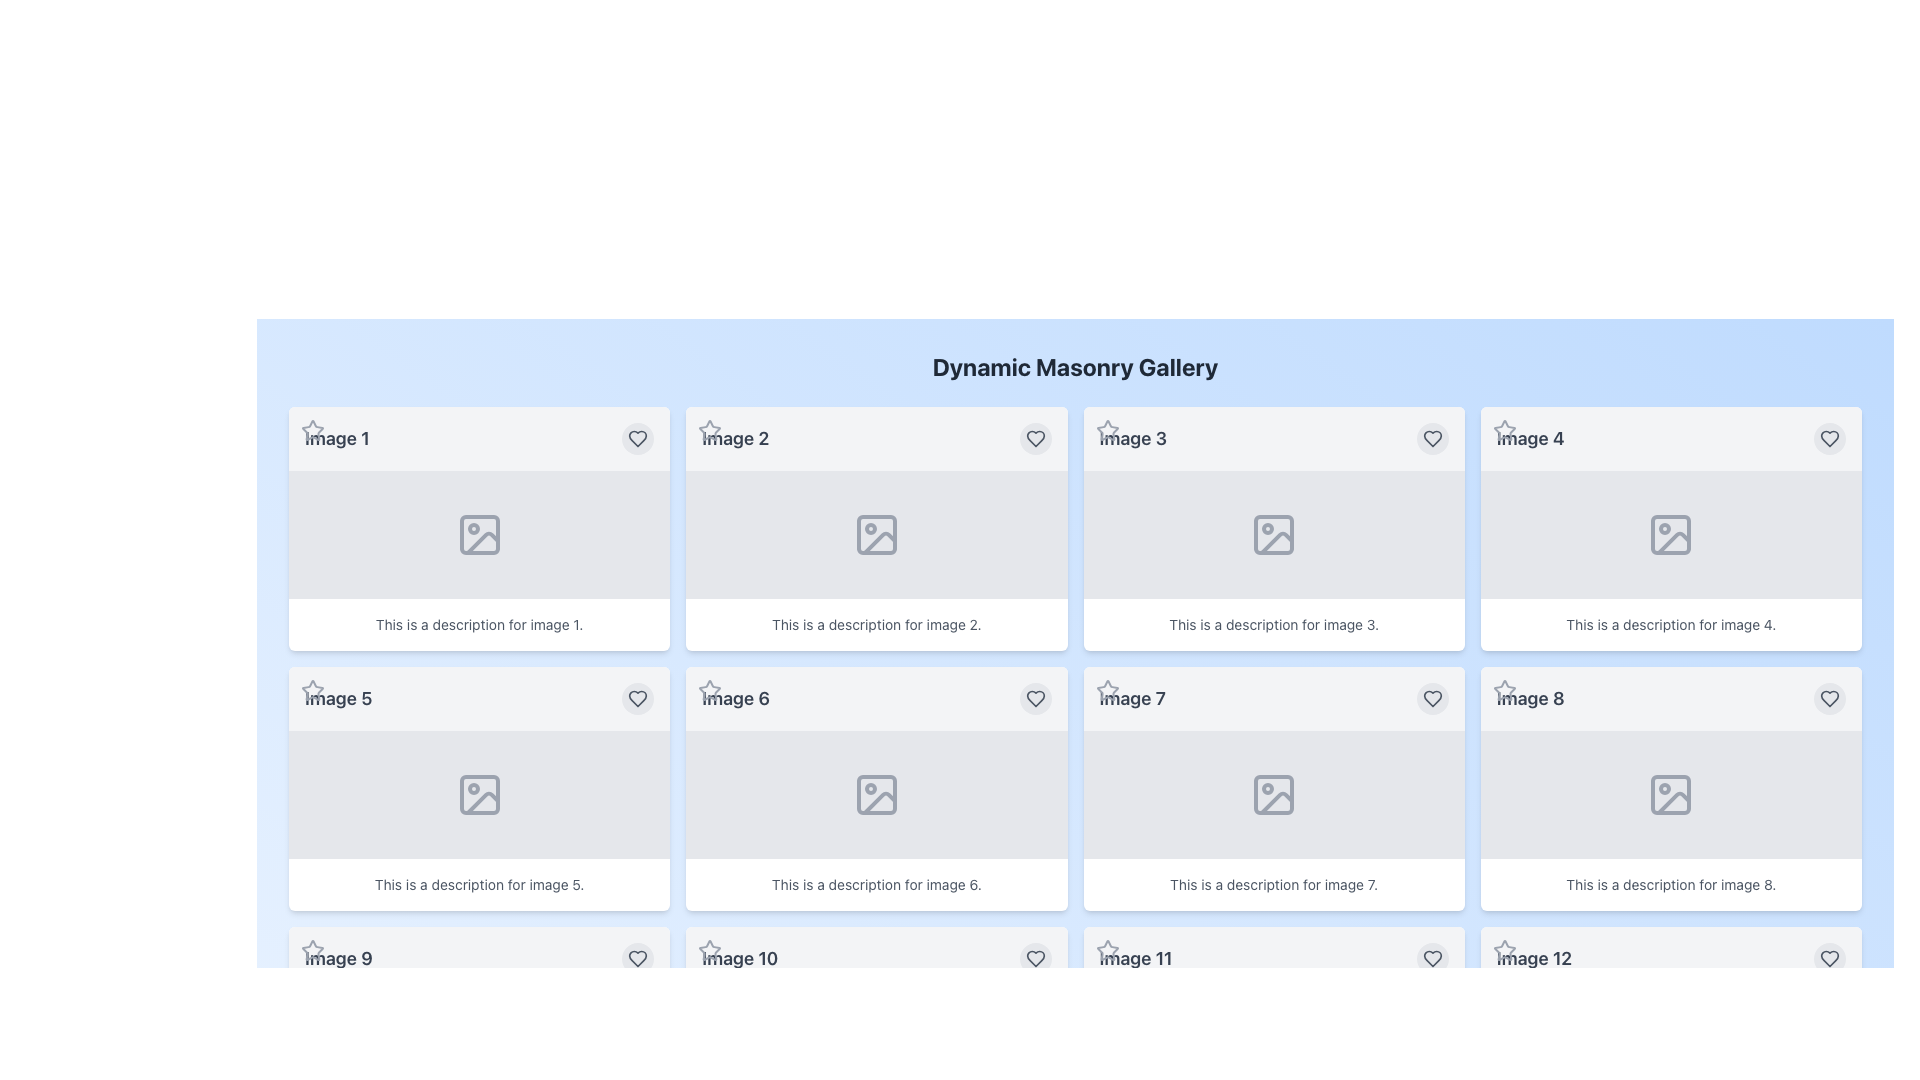  What do you see at coordinates (1503, 948) in the screenshot?
I see `the decorative star icon located in the bottom-right cell of the grid layout to interact with it, if enabled` at bounding box center [1503, 948].